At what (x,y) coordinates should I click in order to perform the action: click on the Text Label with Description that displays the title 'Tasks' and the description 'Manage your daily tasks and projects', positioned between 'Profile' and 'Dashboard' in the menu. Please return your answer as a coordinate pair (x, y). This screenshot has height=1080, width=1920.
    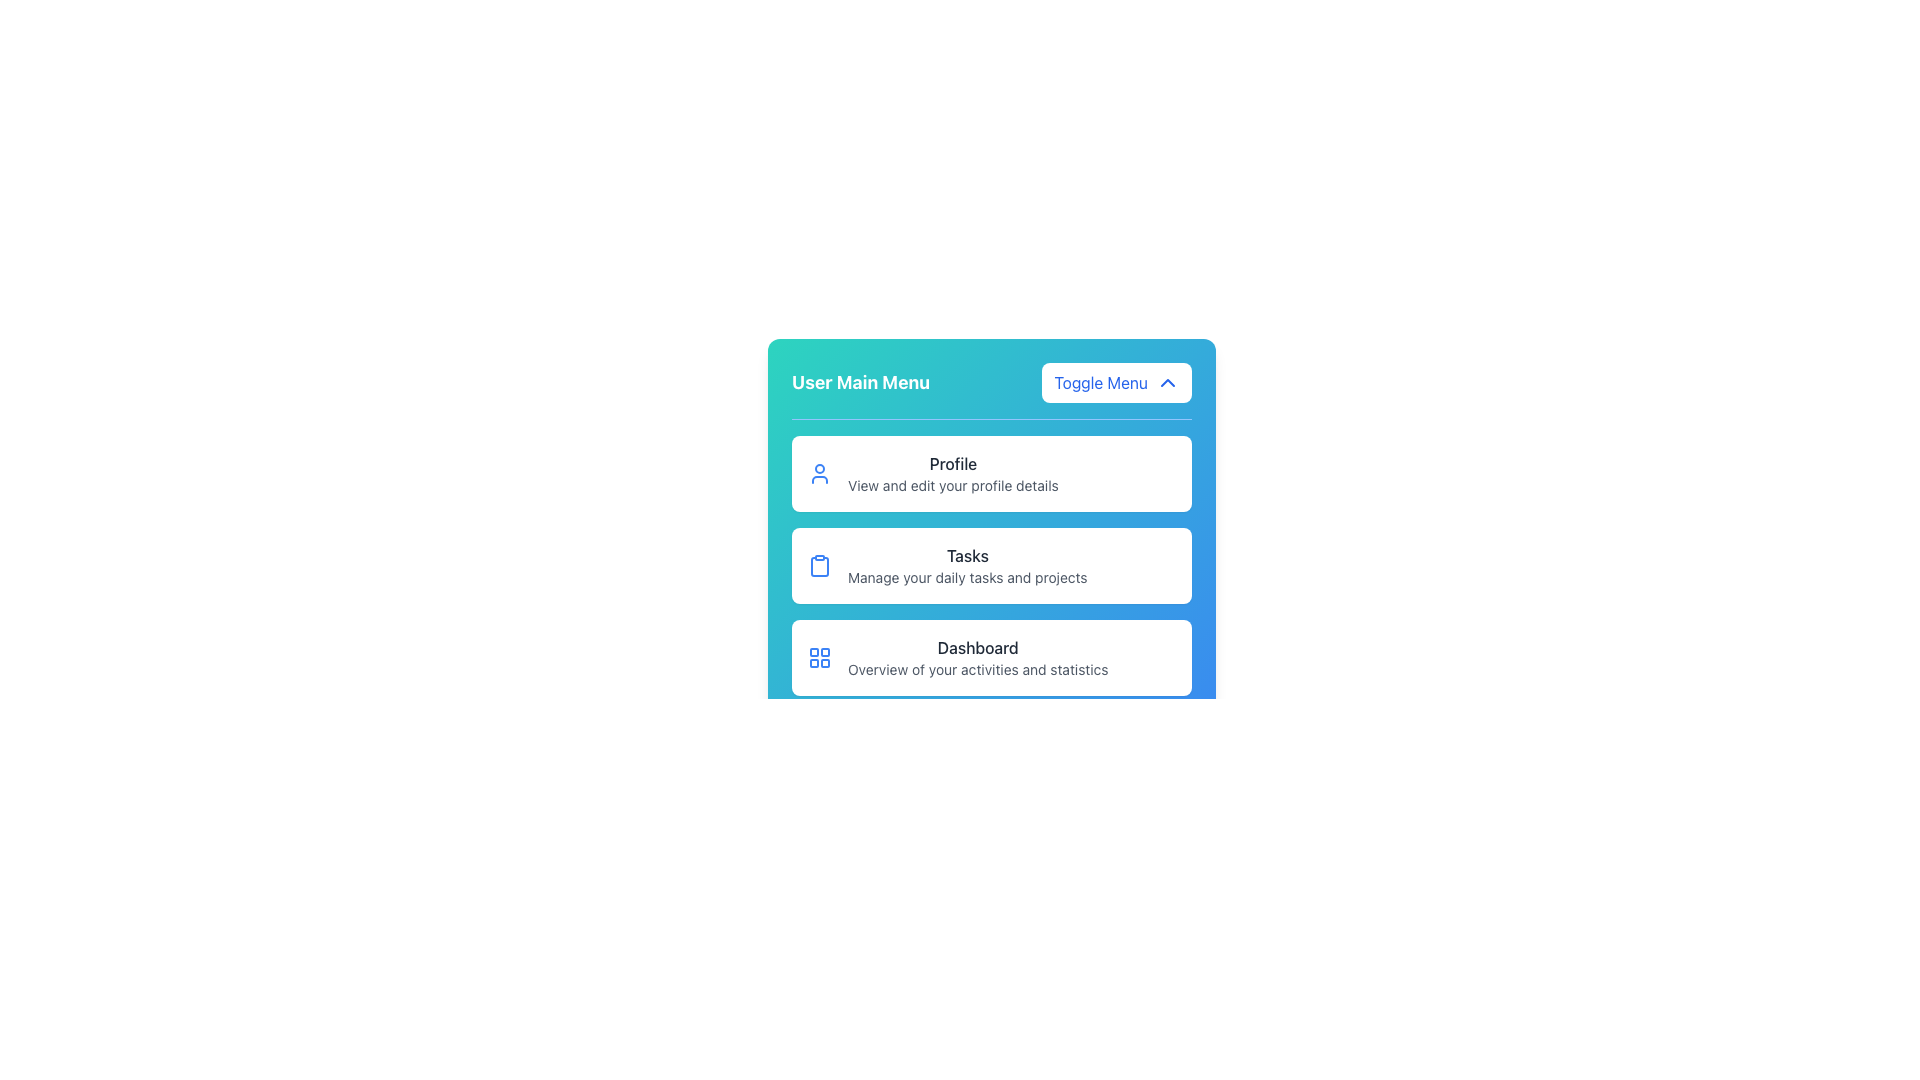
    Looking at the image, I should click on (967, 566).